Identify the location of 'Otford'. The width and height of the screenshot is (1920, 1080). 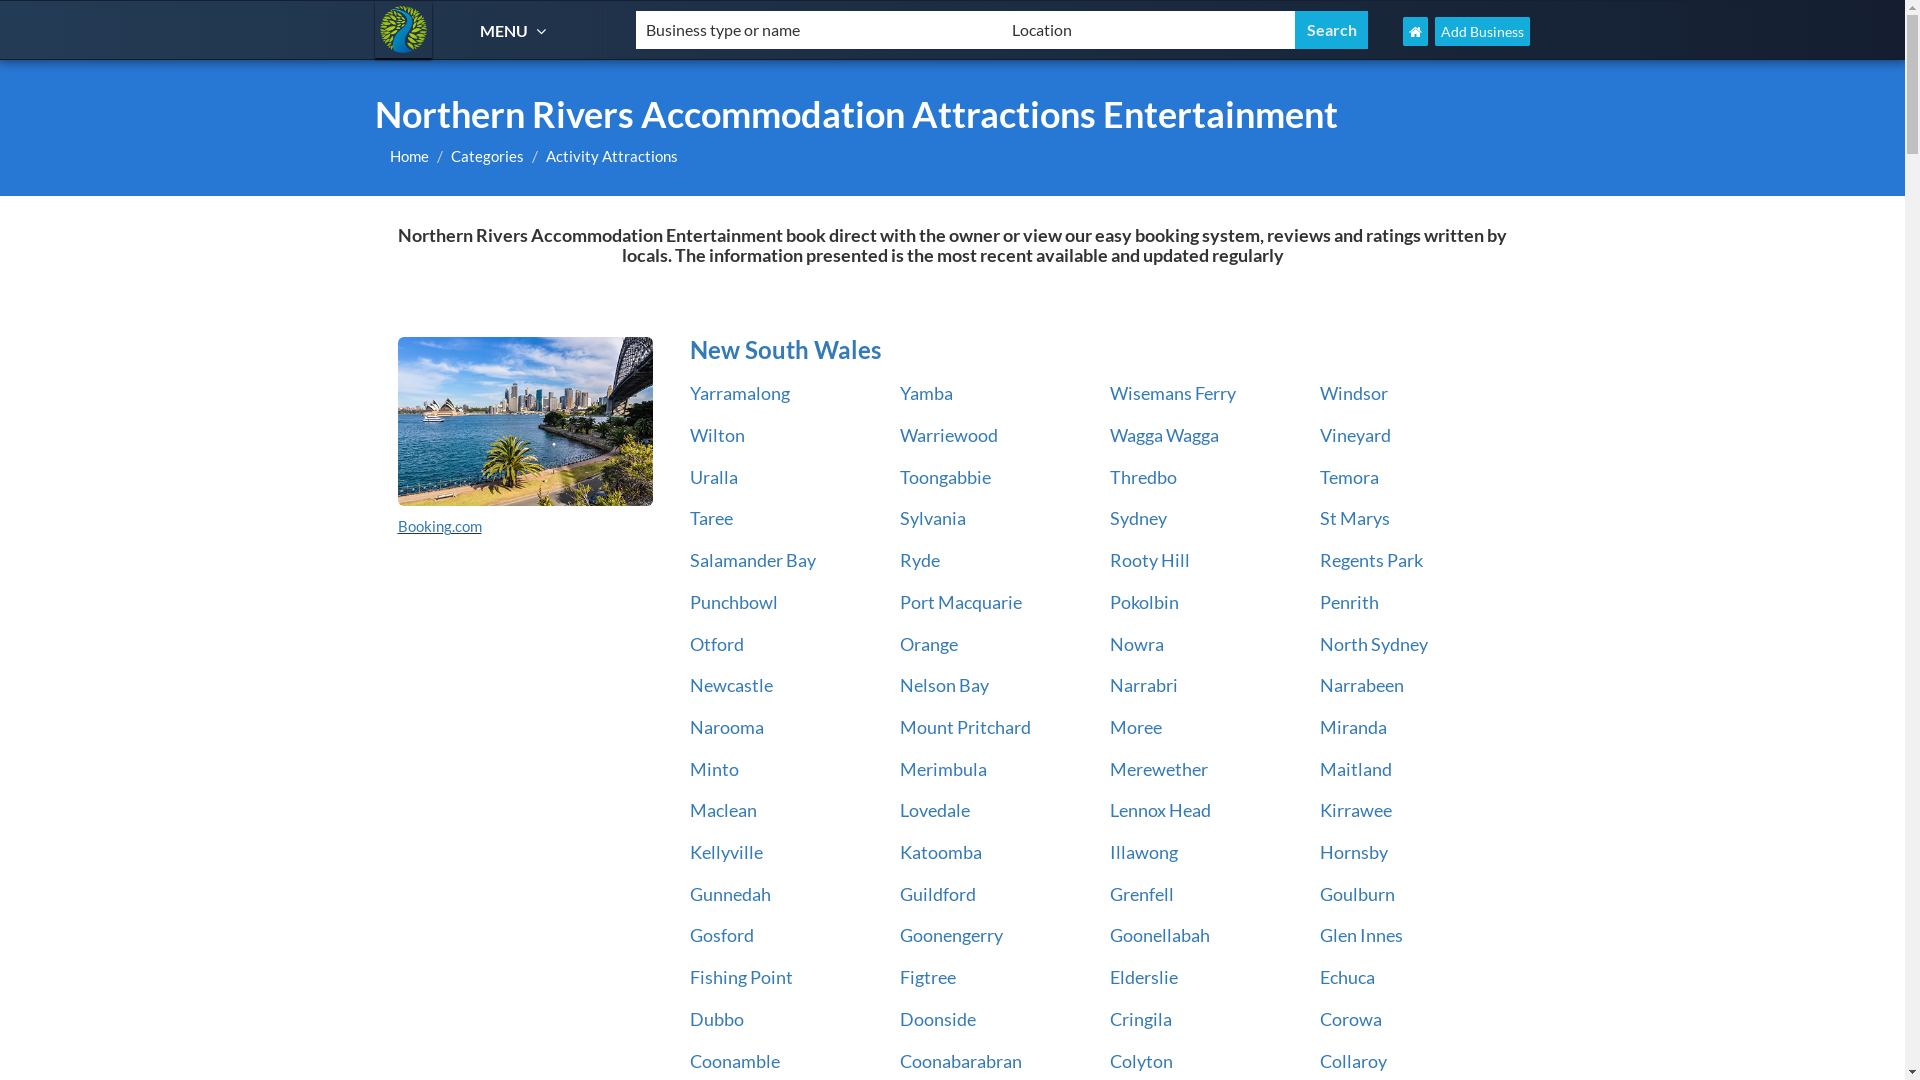
(716, 643).